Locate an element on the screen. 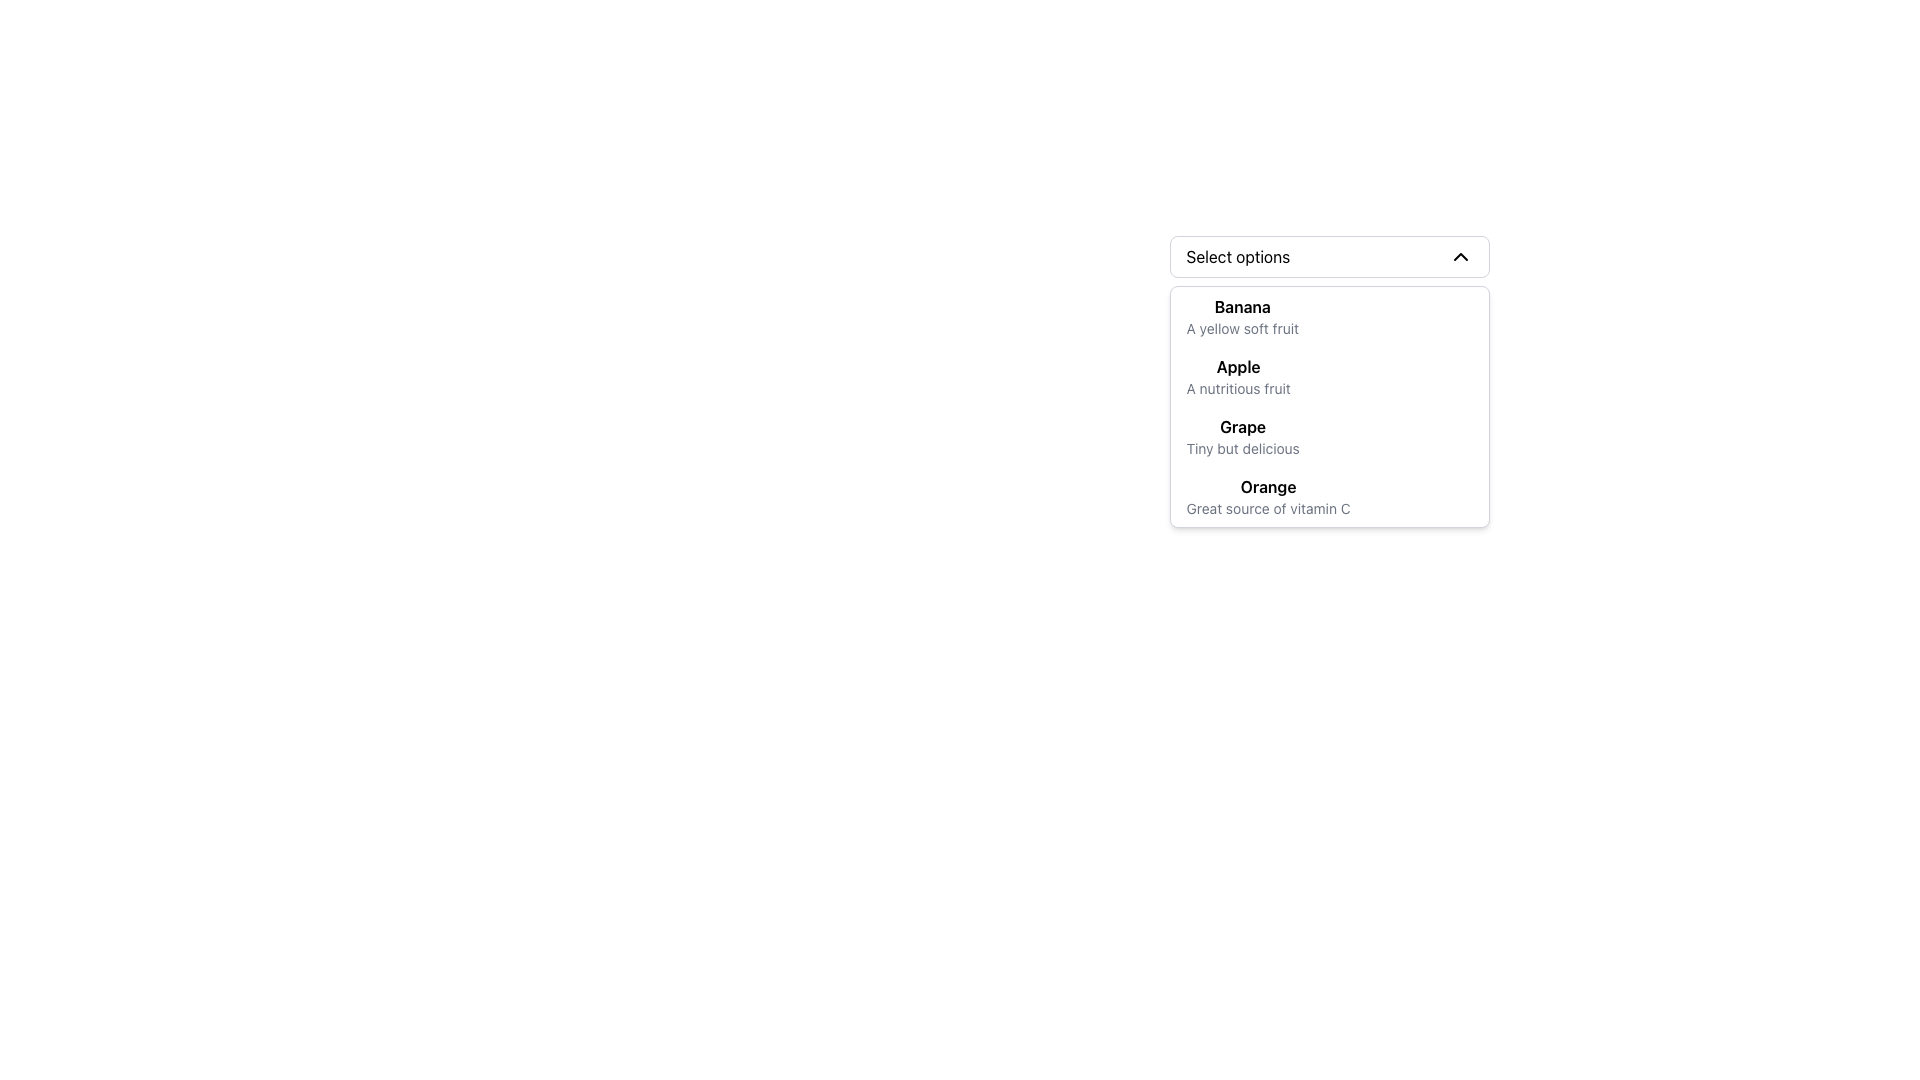  the text label for 'Banana' in the selection list located under 'Select options' is located at coordinates (1241, 307).